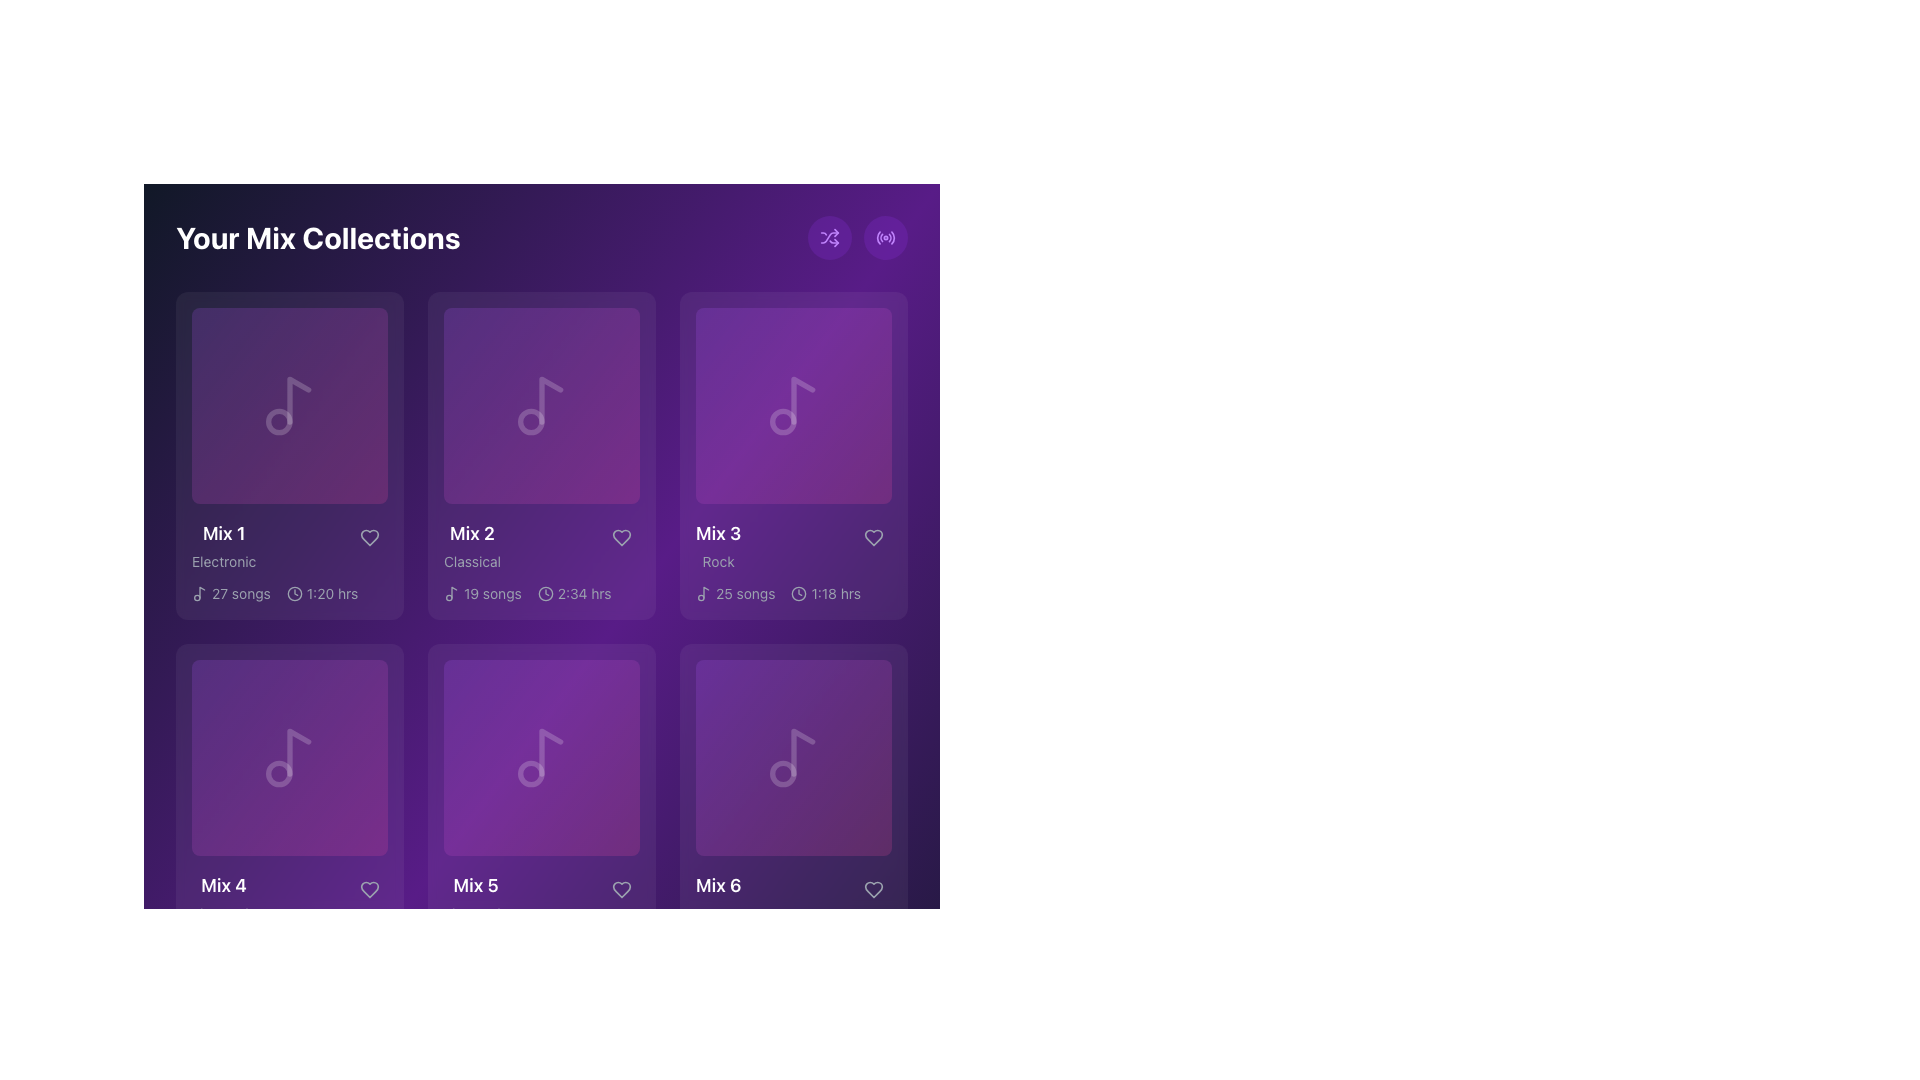  What do you see at coordinates (885, 237) in the screenshot?
I see `the broadcasting feature button located in the top-right area of the interface, next to the shuffle icon button` at bounding box center [885, 237].